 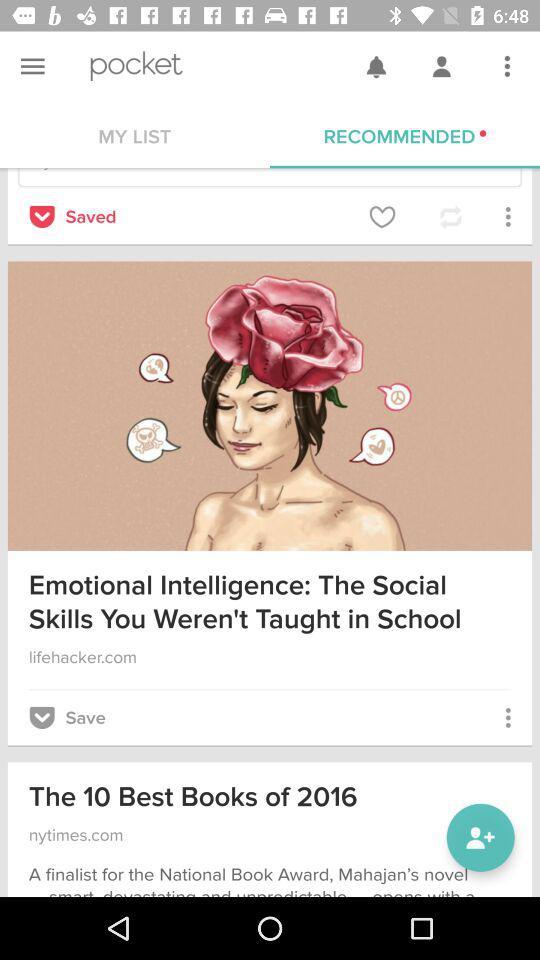 What do you see at coordinates (479, 837) in the screenshot?
I see `the follow icon` at bounding box center [479, 837].